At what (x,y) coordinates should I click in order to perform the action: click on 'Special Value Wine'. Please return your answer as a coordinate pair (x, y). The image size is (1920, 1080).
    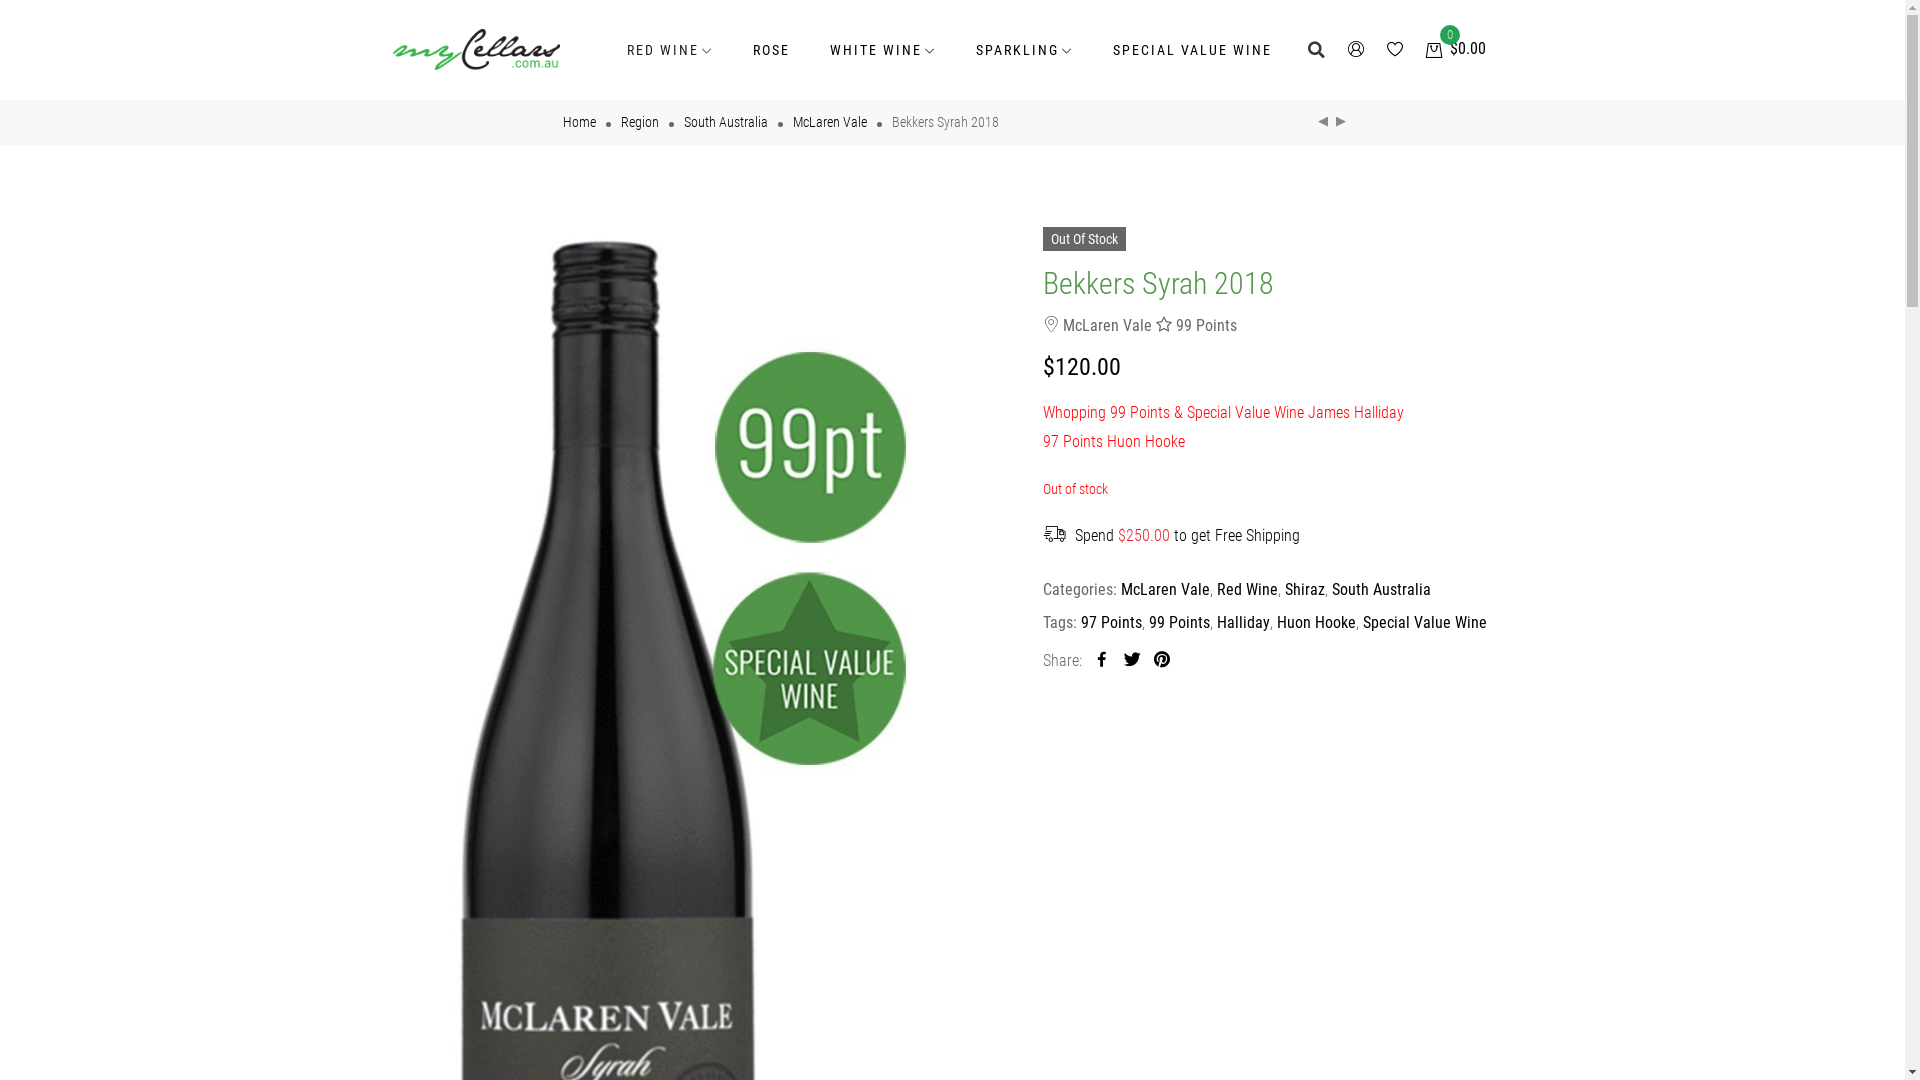
    Looking at the image, I should click on (1423, 621).